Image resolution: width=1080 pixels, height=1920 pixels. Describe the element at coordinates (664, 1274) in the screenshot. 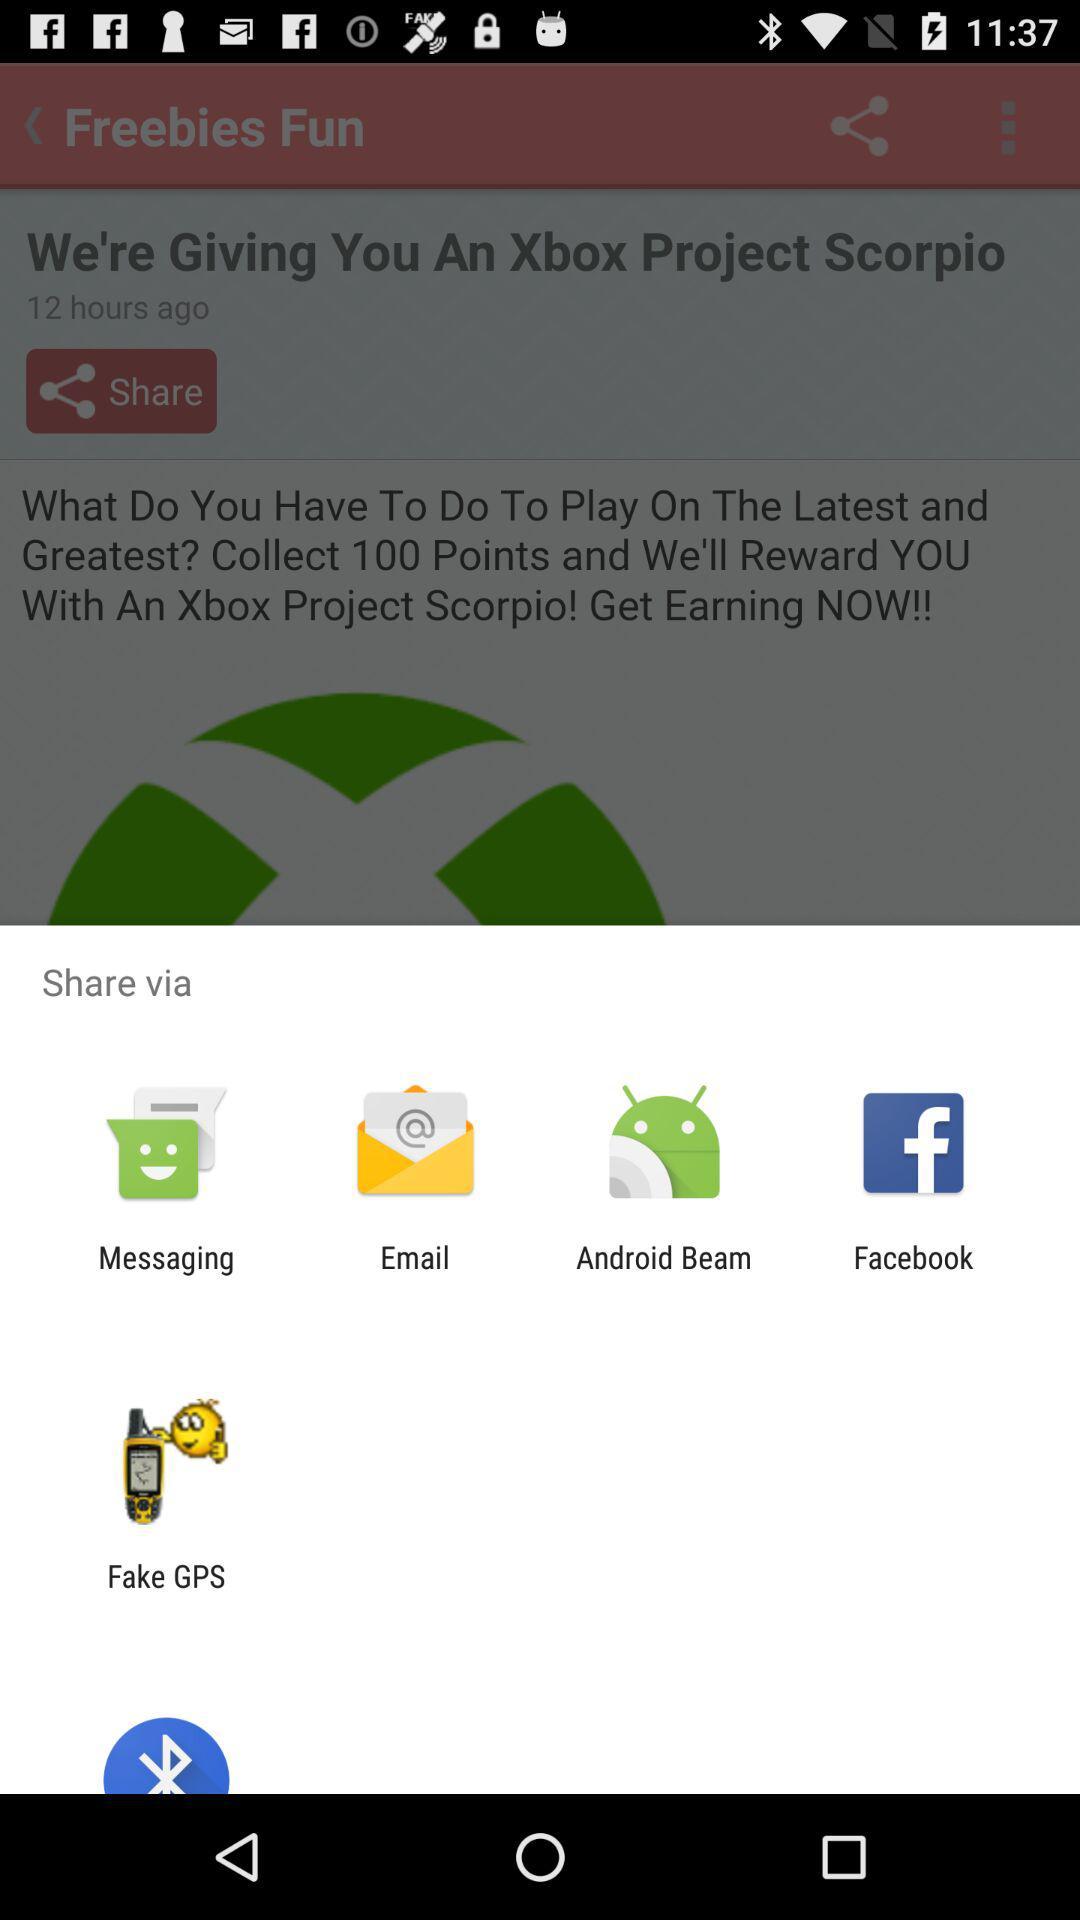

I see `the app to the right of the email item` at that location.